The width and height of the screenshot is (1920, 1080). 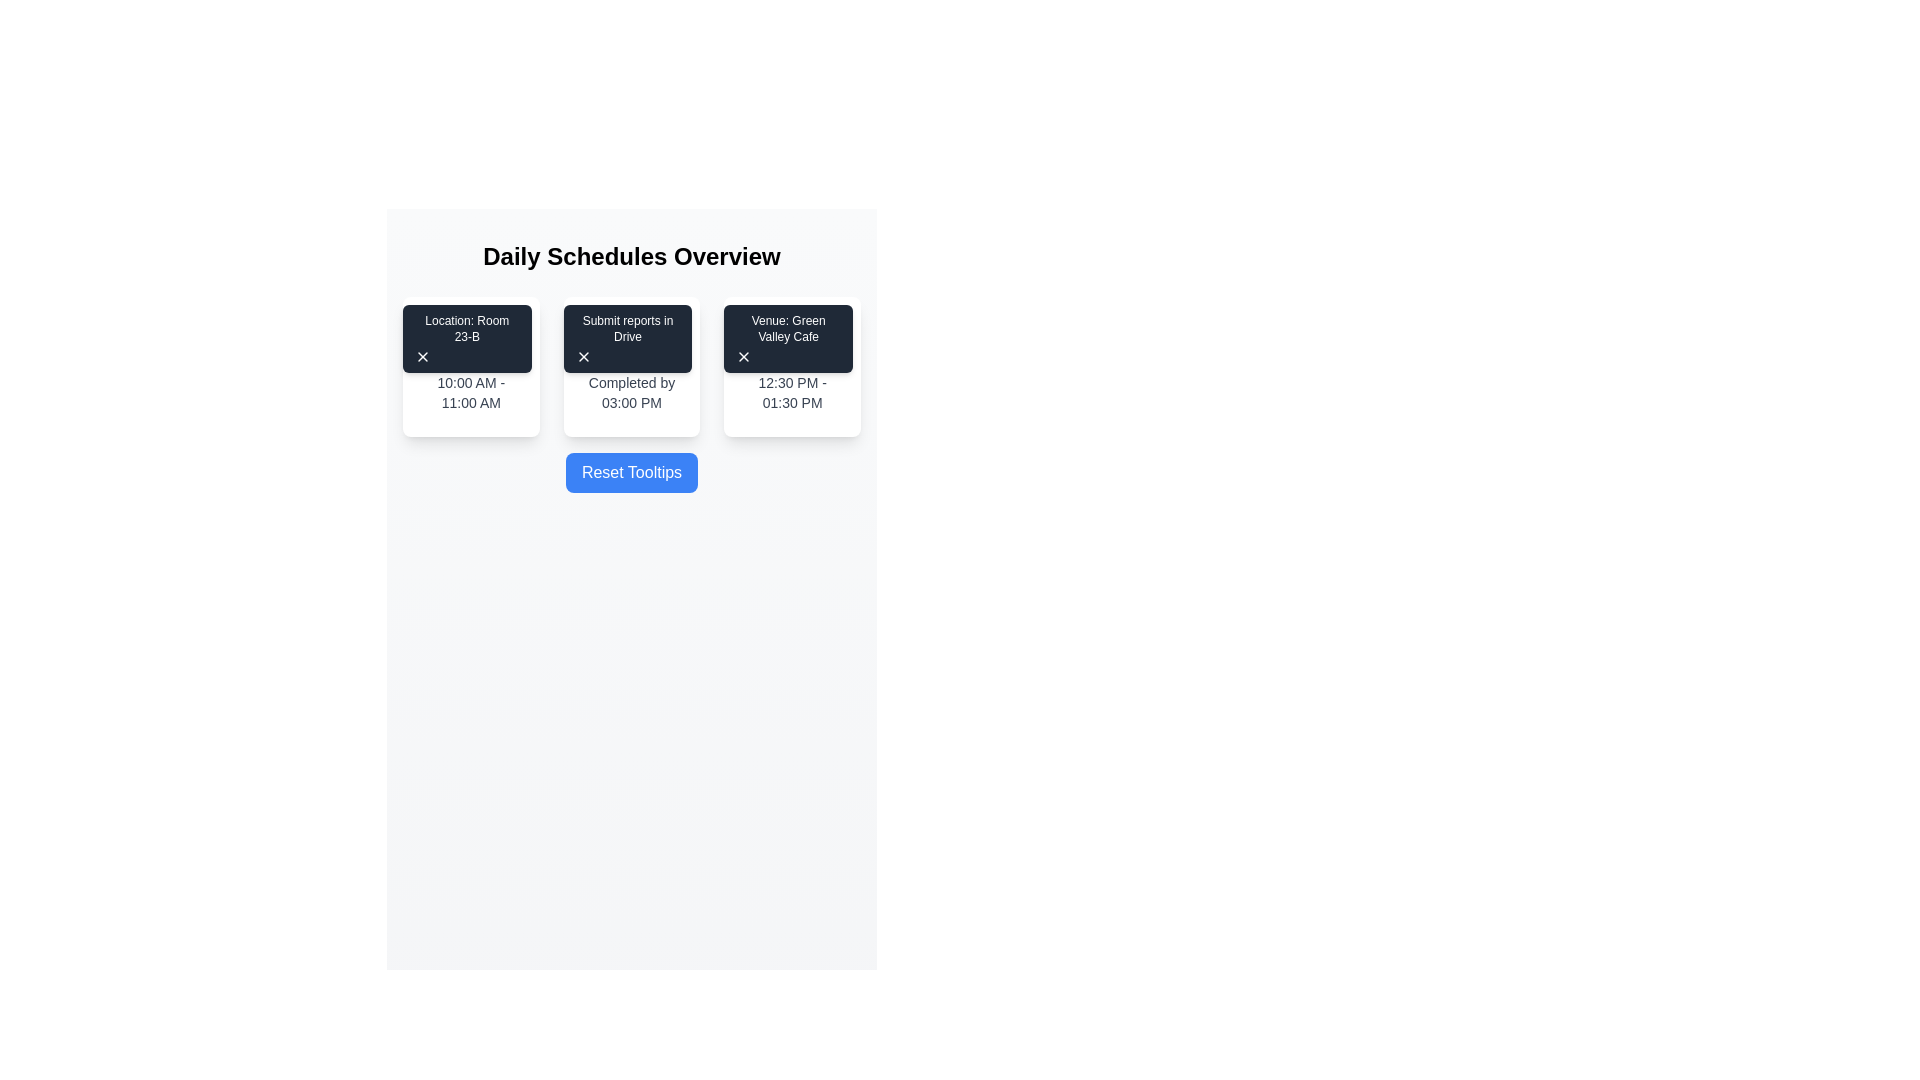 What do you see at coordinates (631, 343) in the screenshot?
I see `the centrally aligned title Text Label in the second card of three, which indicates the subject of the content above the descriptive text 'Completed by 03:00 PM'` at bounding box center [631, 343].